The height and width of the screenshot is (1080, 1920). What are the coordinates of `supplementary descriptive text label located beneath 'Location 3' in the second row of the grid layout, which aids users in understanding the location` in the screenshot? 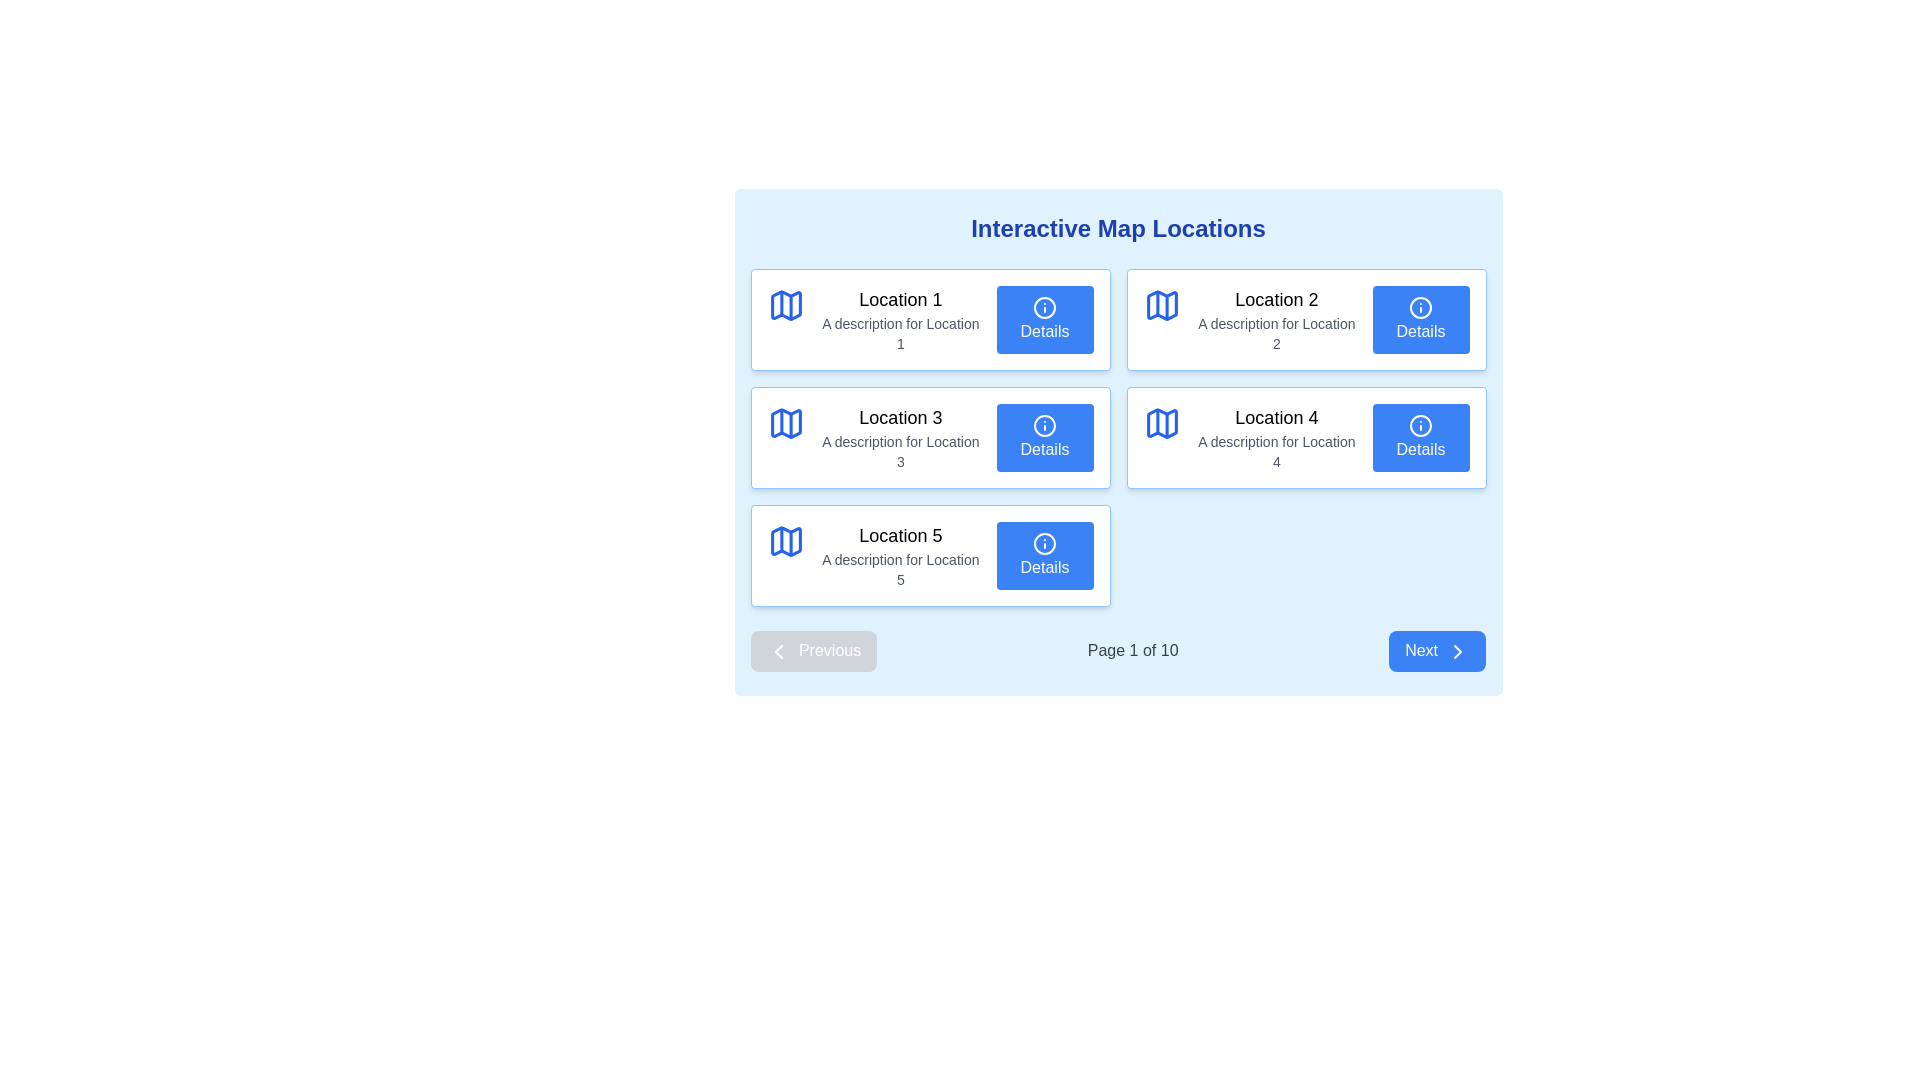 It's located at (899, 451).